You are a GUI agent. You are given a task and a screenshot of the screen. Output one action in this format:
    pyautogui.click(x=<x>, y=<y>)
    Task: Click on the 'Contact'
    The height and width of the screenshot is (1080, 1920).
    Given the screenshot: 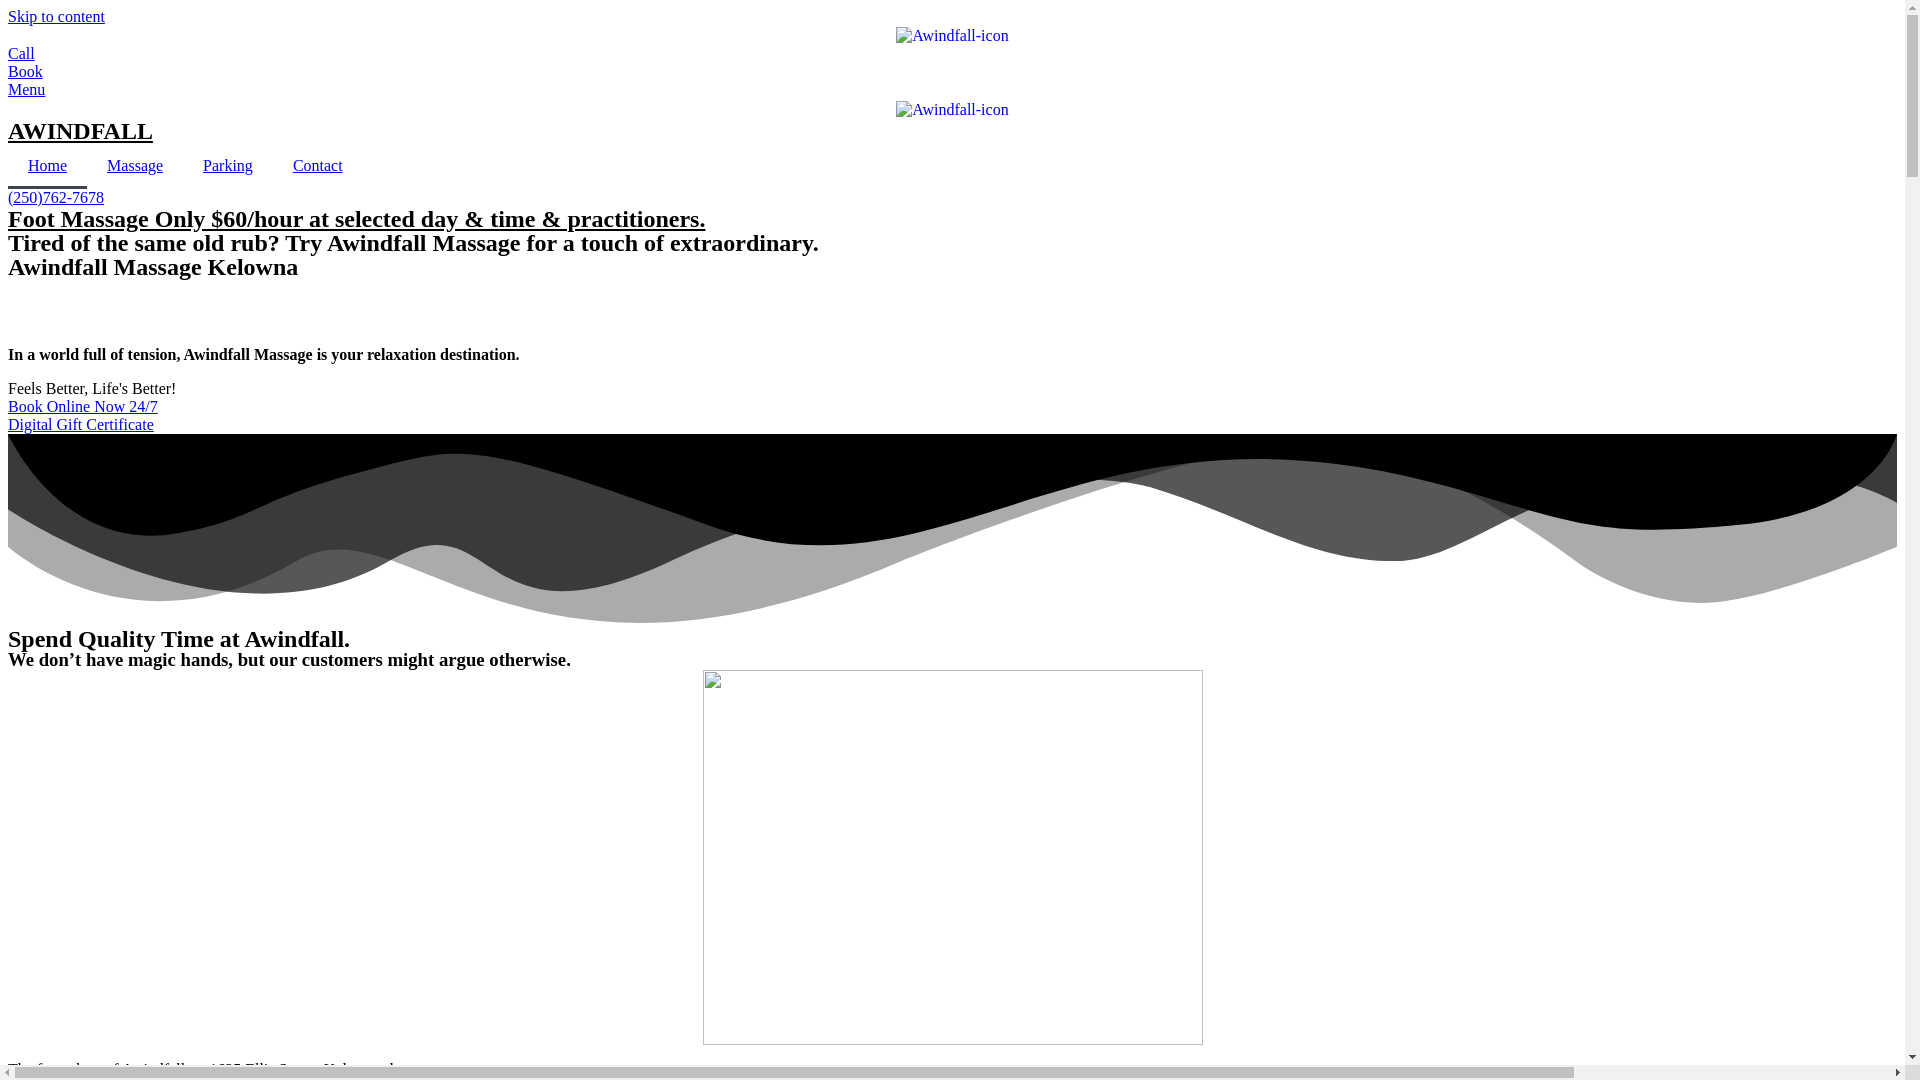 What is the action you would take?
    pyautogui.click(x=316, y=164)
    